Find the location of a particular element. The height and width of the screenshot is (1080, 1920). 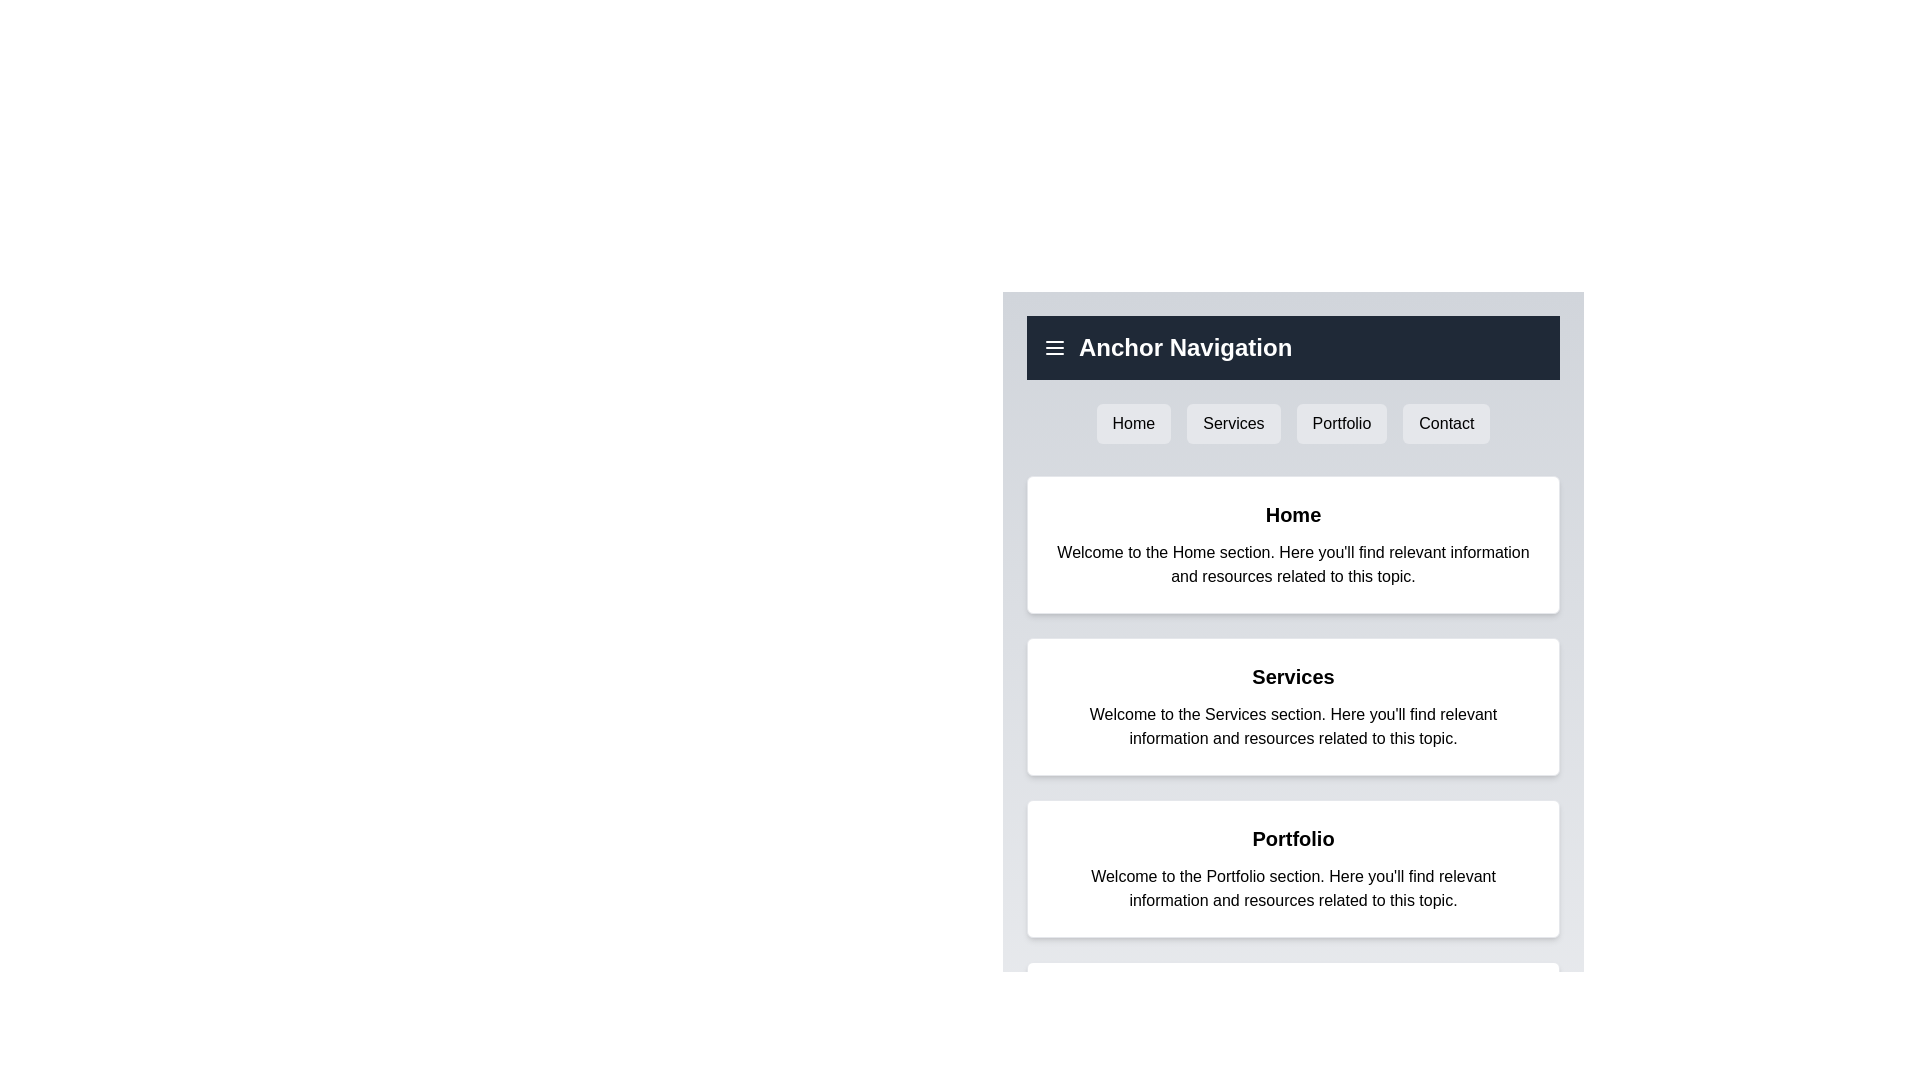

'Services' header text, which is bold, large, and centered, positioned at the top of the bordered card-like structure is located at coordinates (1293, 676).